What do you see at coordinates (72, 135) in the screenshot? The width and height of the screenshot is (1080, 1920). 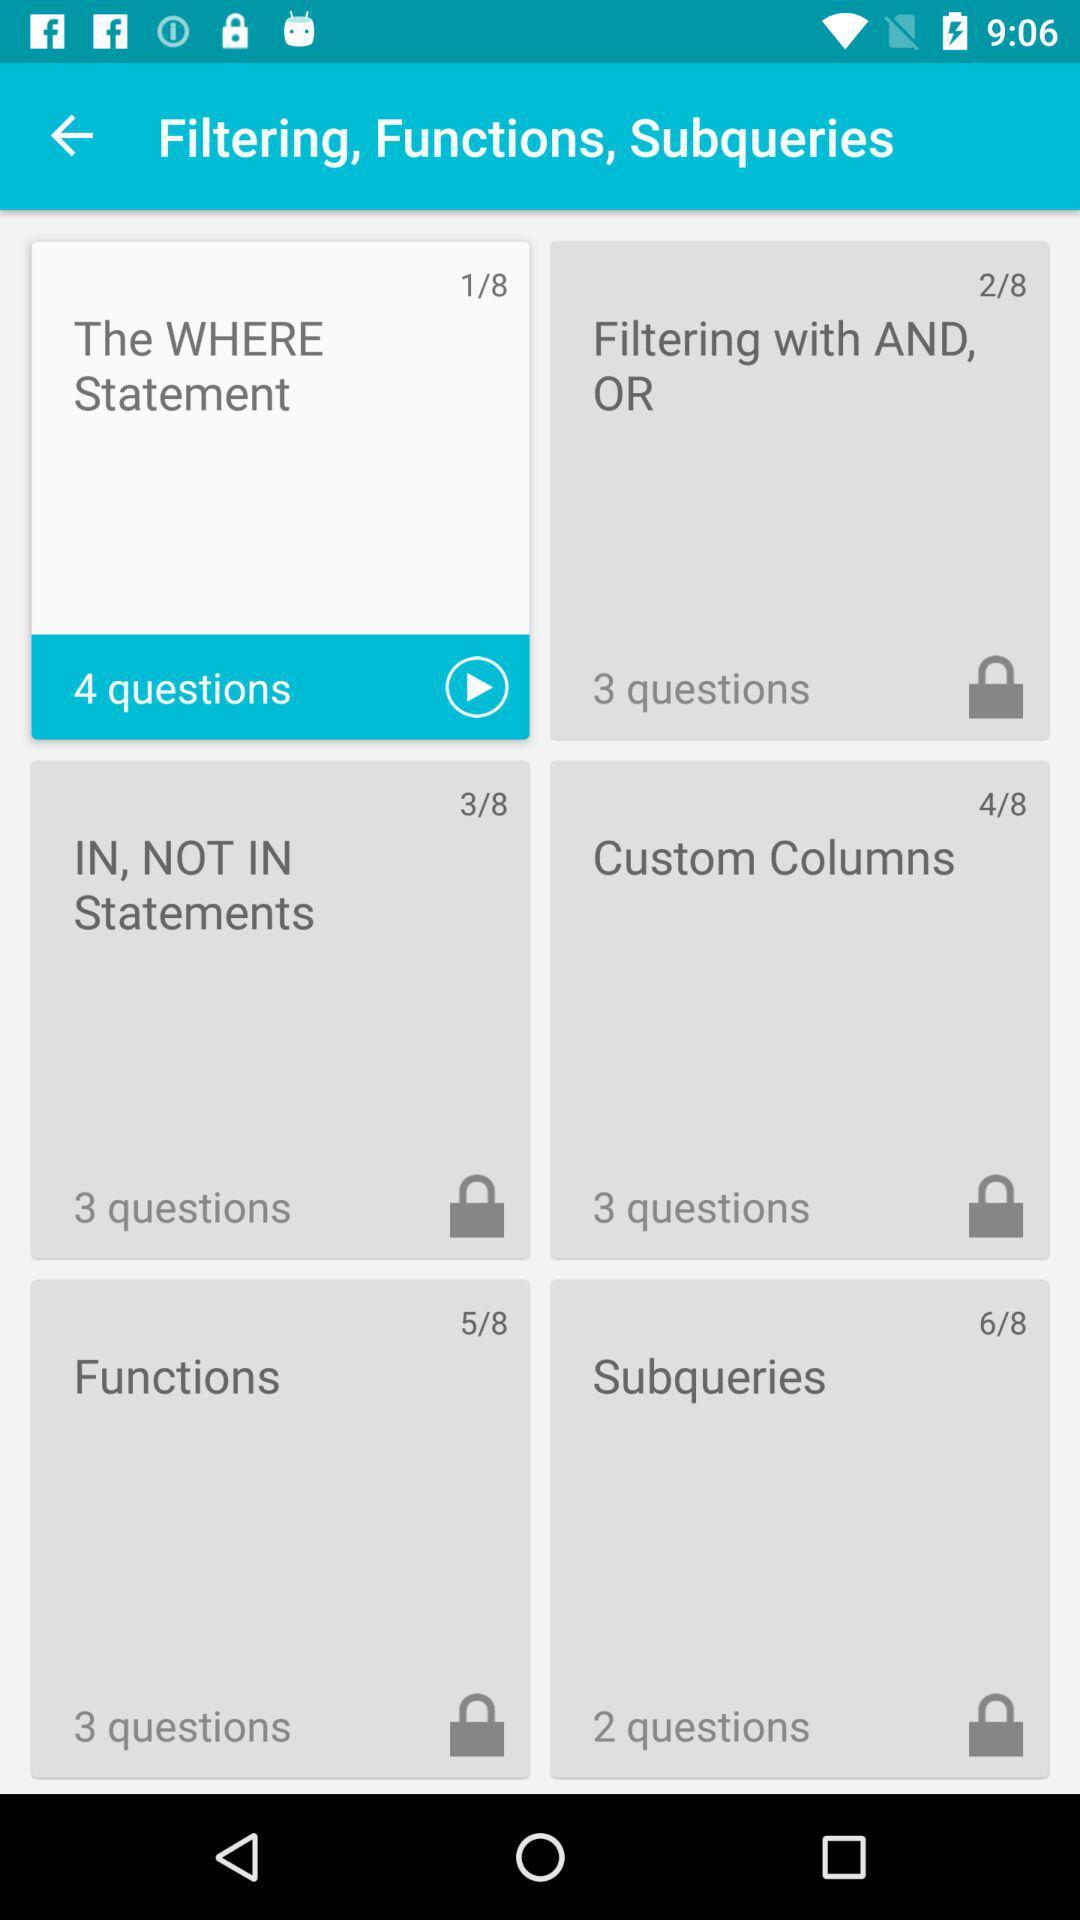 I see `the item to the left of filtering, functions, subqueries icon` at bounding box center [72, 135].